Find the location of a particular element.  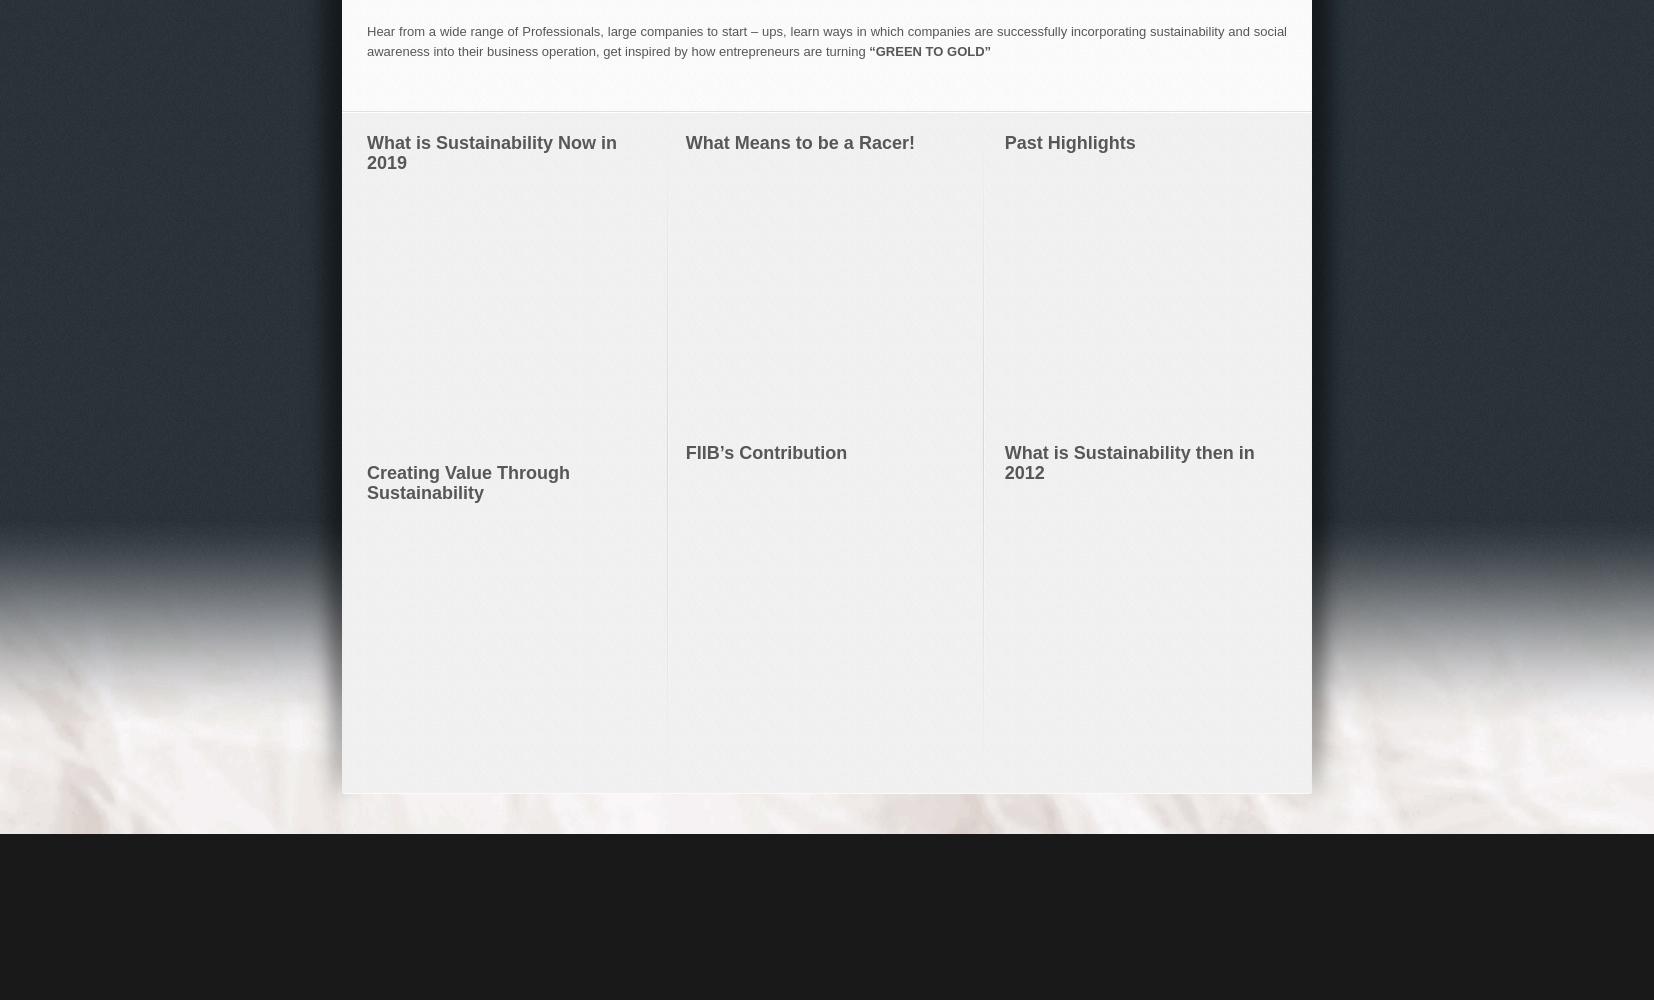

'FIIB’s Contribution' is located at coordinates (765, 451).